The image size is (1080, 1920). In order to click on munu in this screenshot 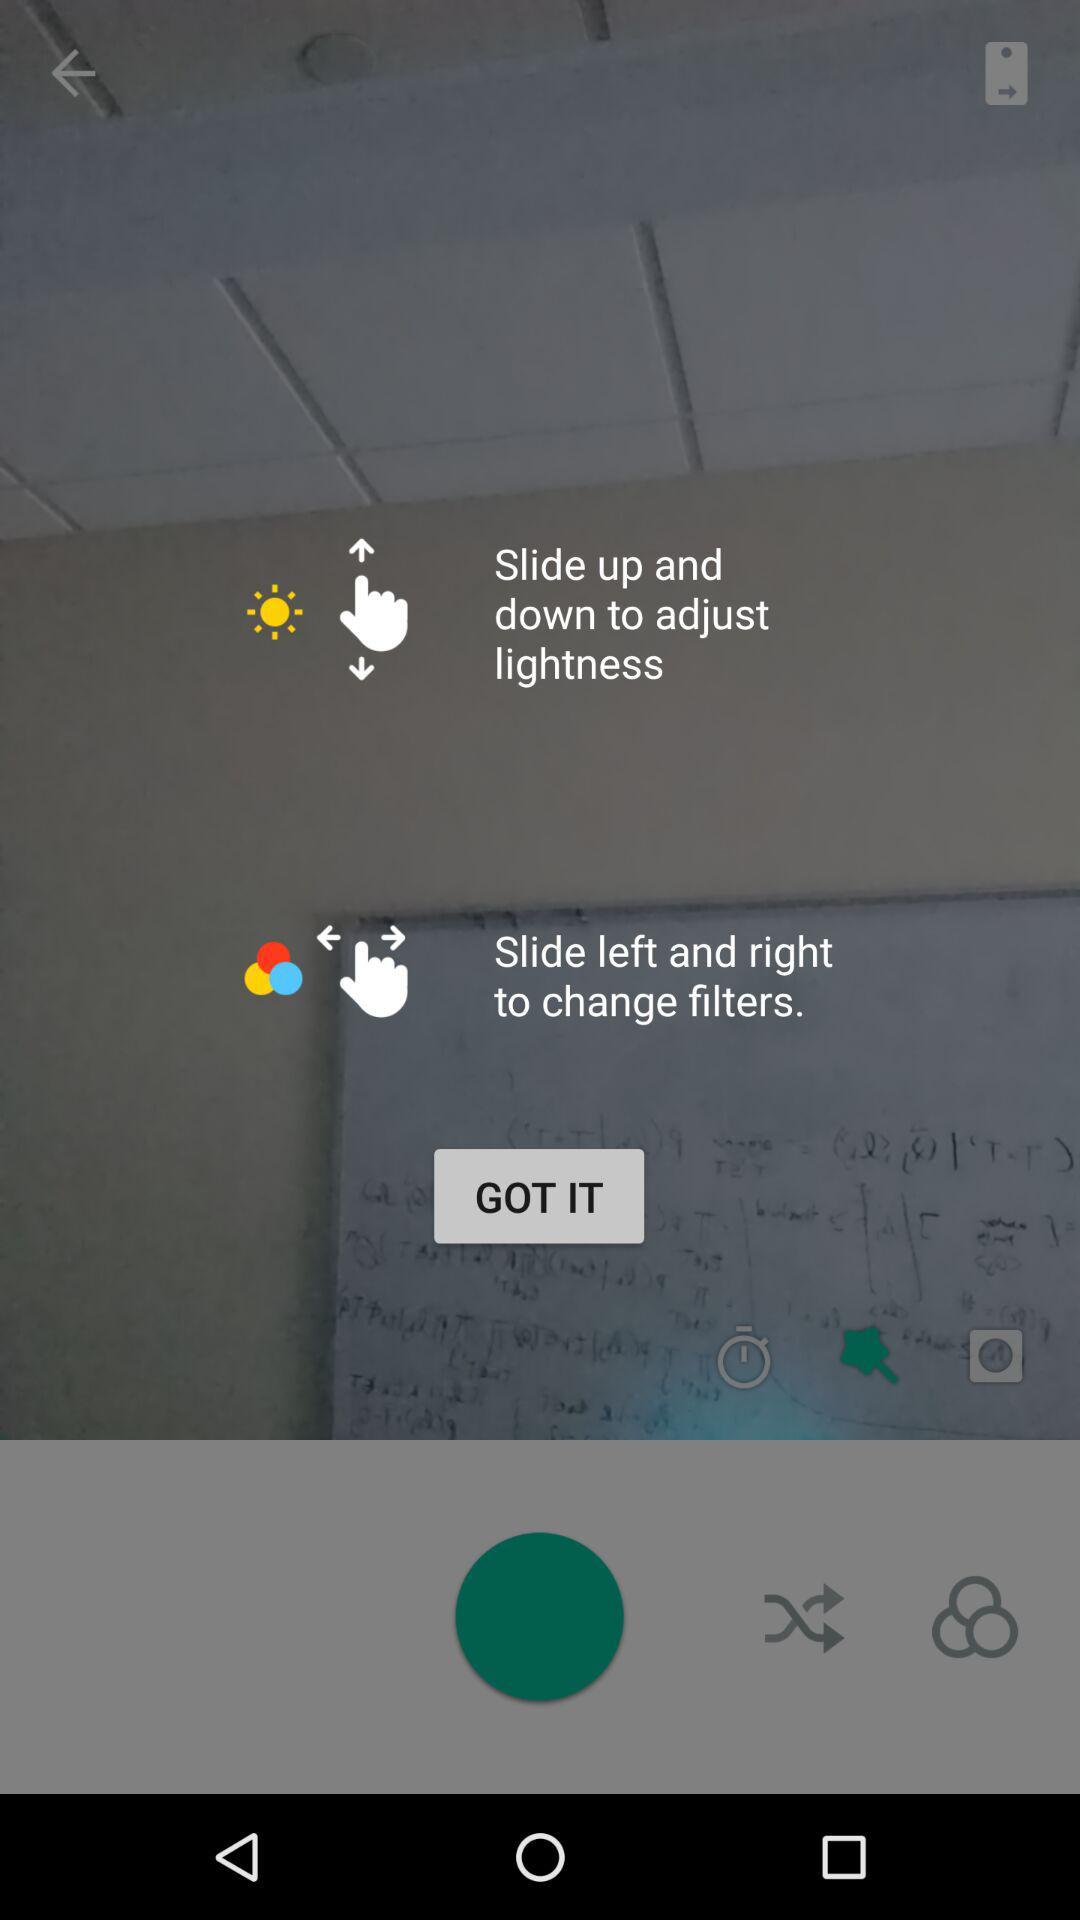, I will do `click(974, 1617)`.